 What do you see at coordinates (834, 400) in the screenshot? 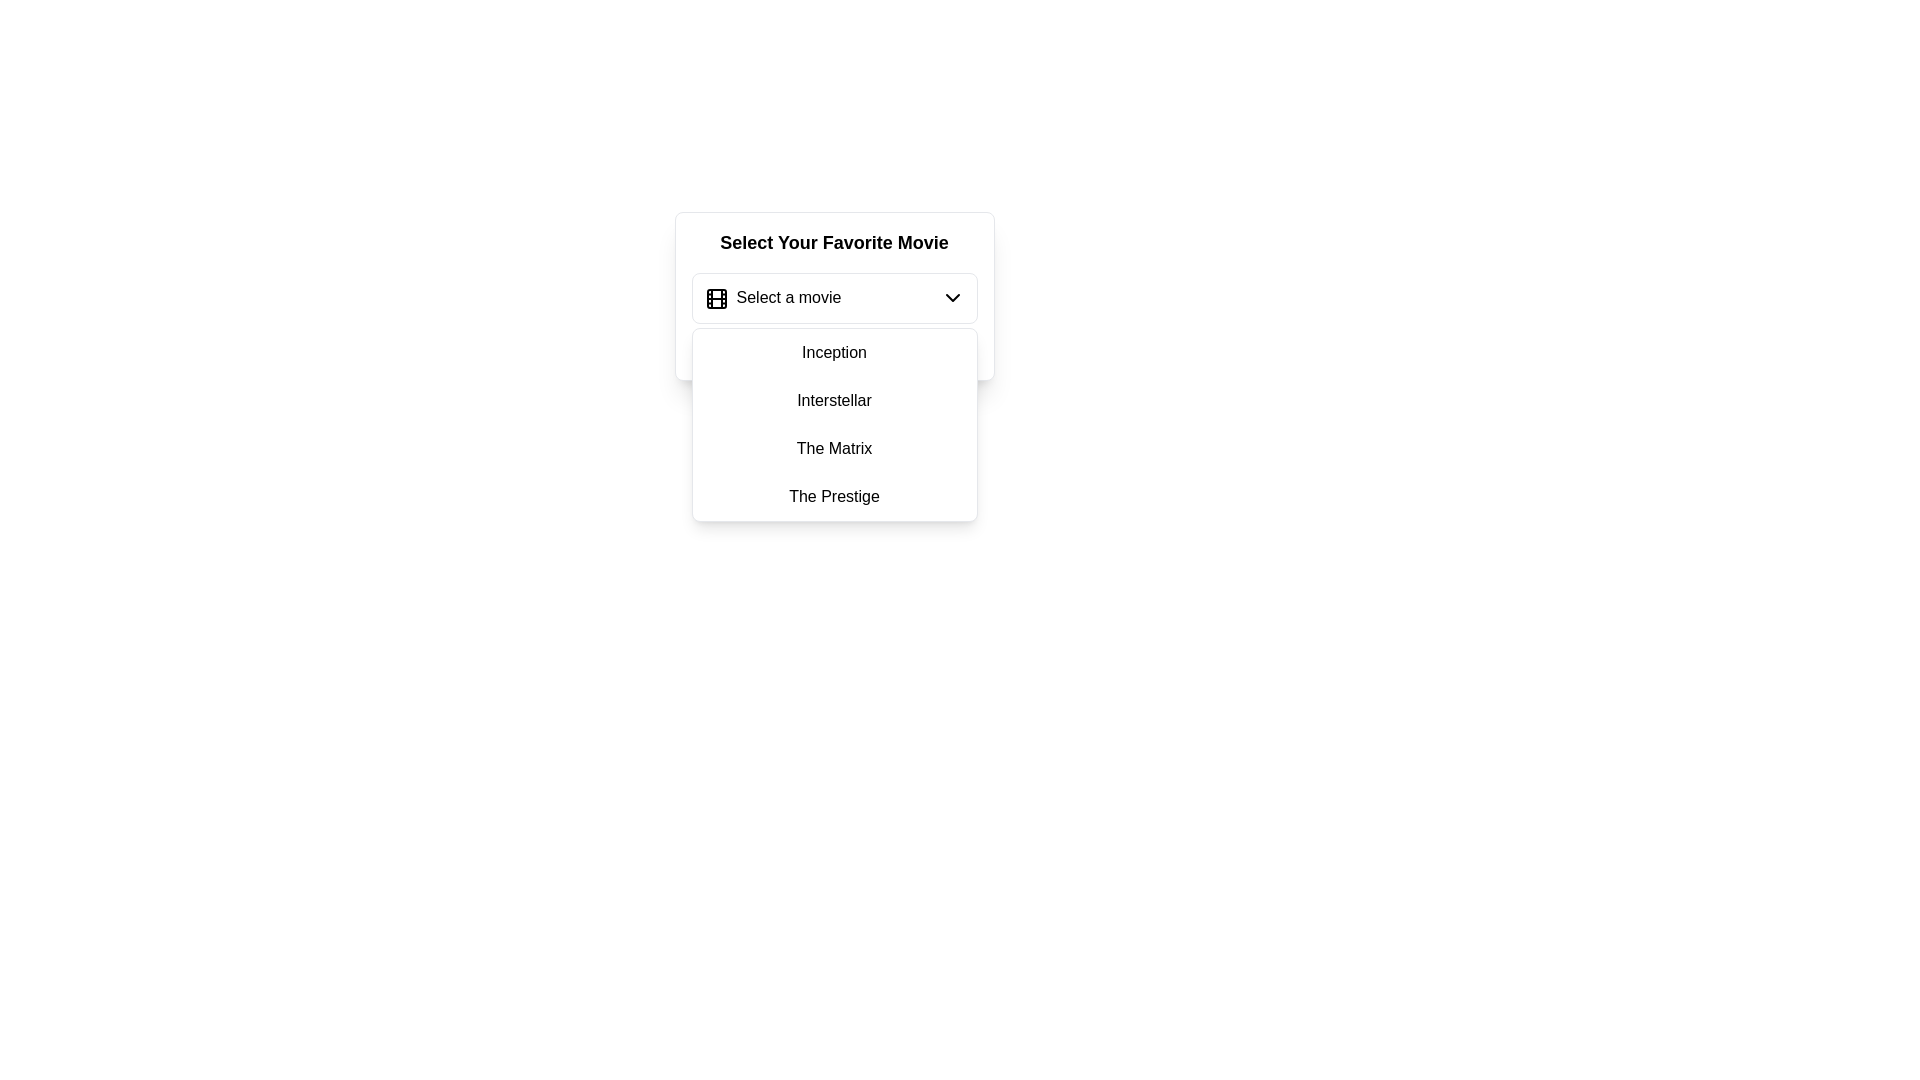
I see `the list item displaying 'Interstellar' in the dropdown menu` at bounding box center [834, 400].